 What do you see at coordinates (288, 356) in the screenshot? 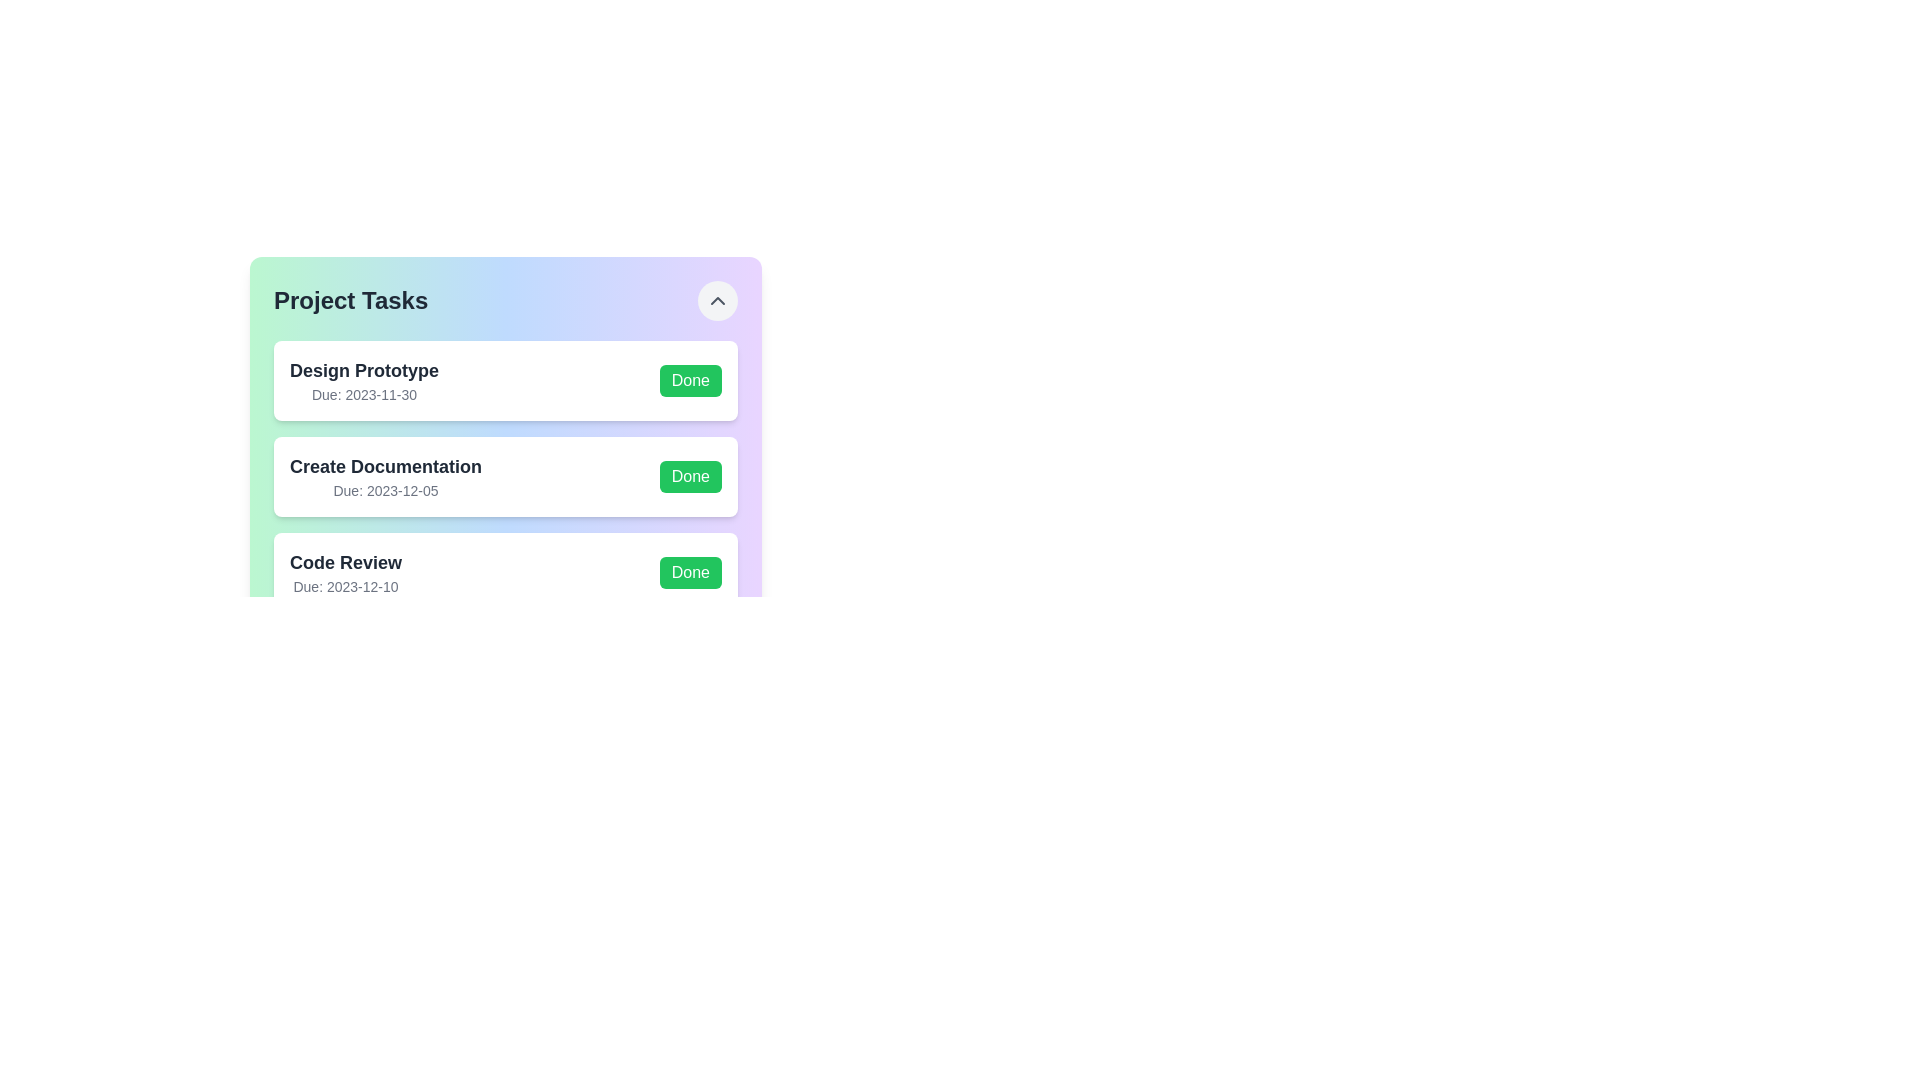
I see `the text of the task by clicking and dragging over it` at bounding box center [288, 356].